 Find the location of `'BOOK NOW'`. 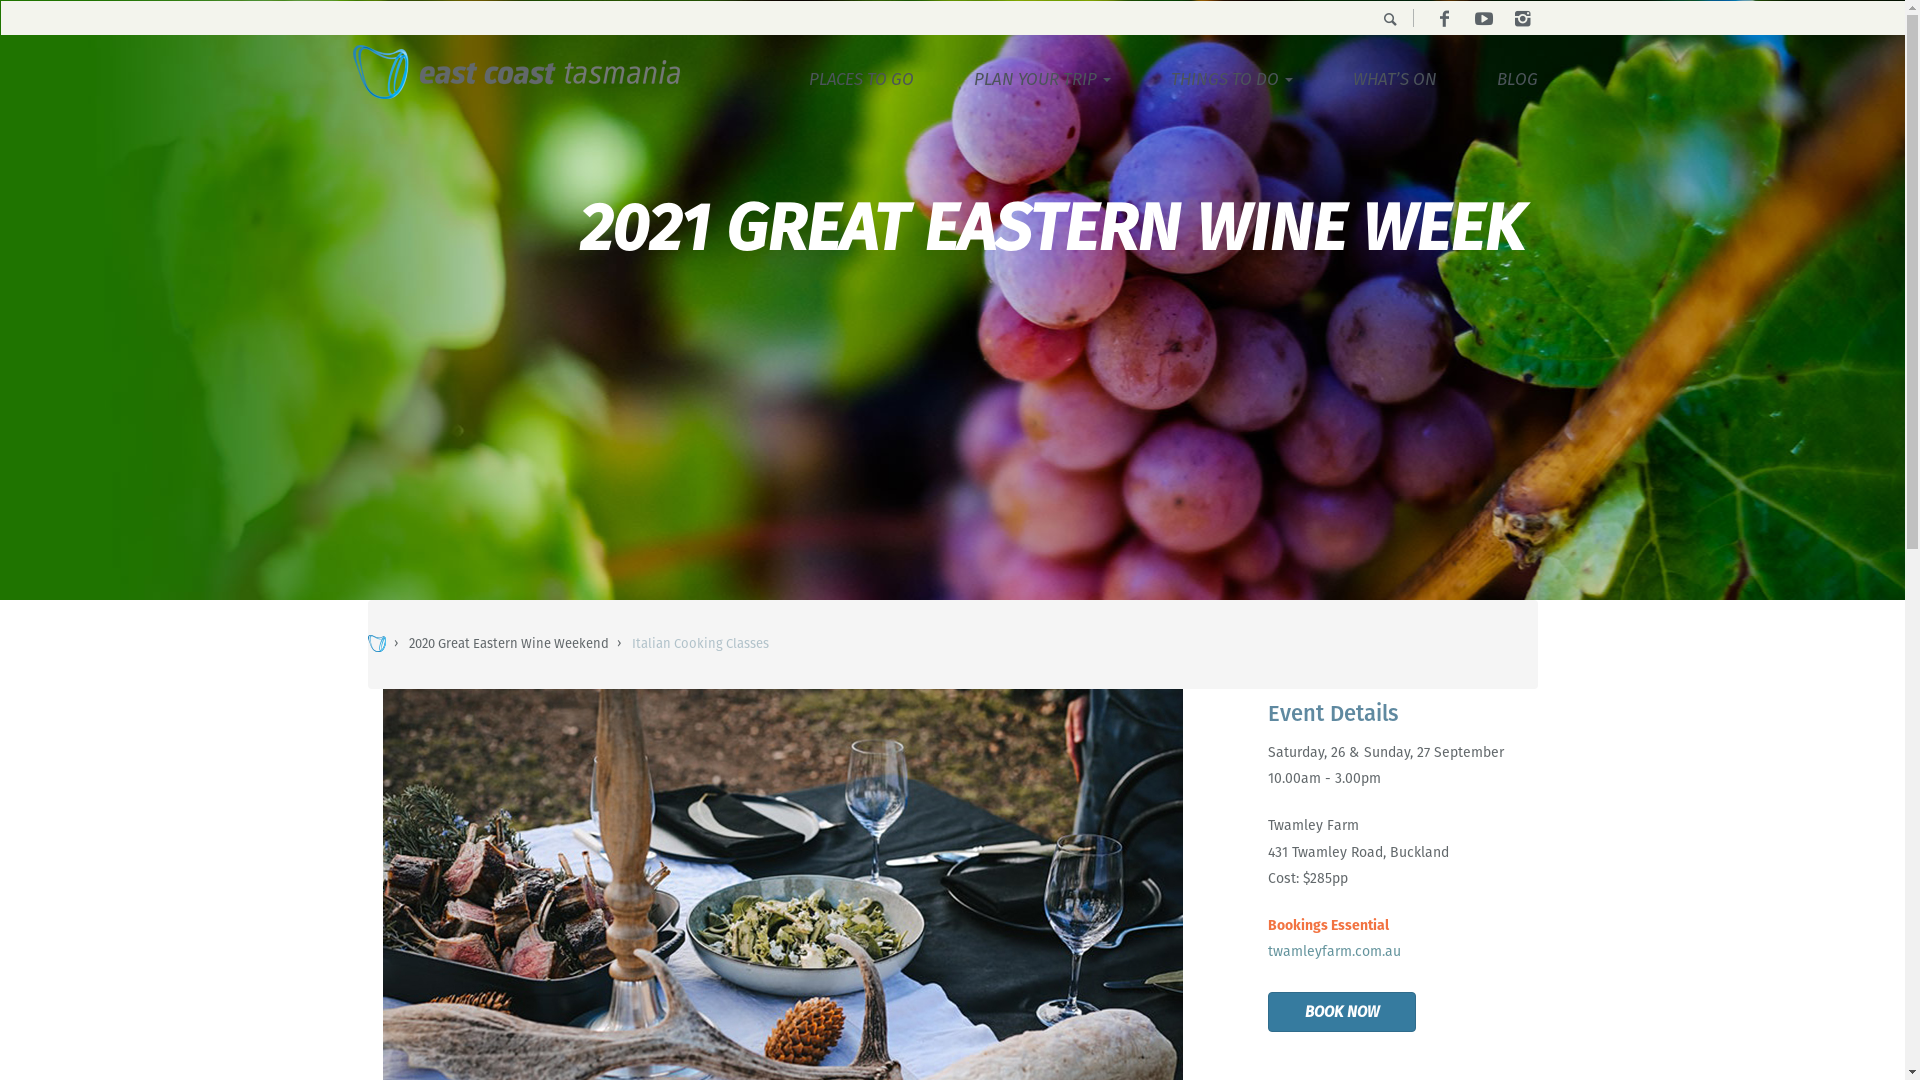

'BOOK NOW' is located at coordinates (1342, 1012).